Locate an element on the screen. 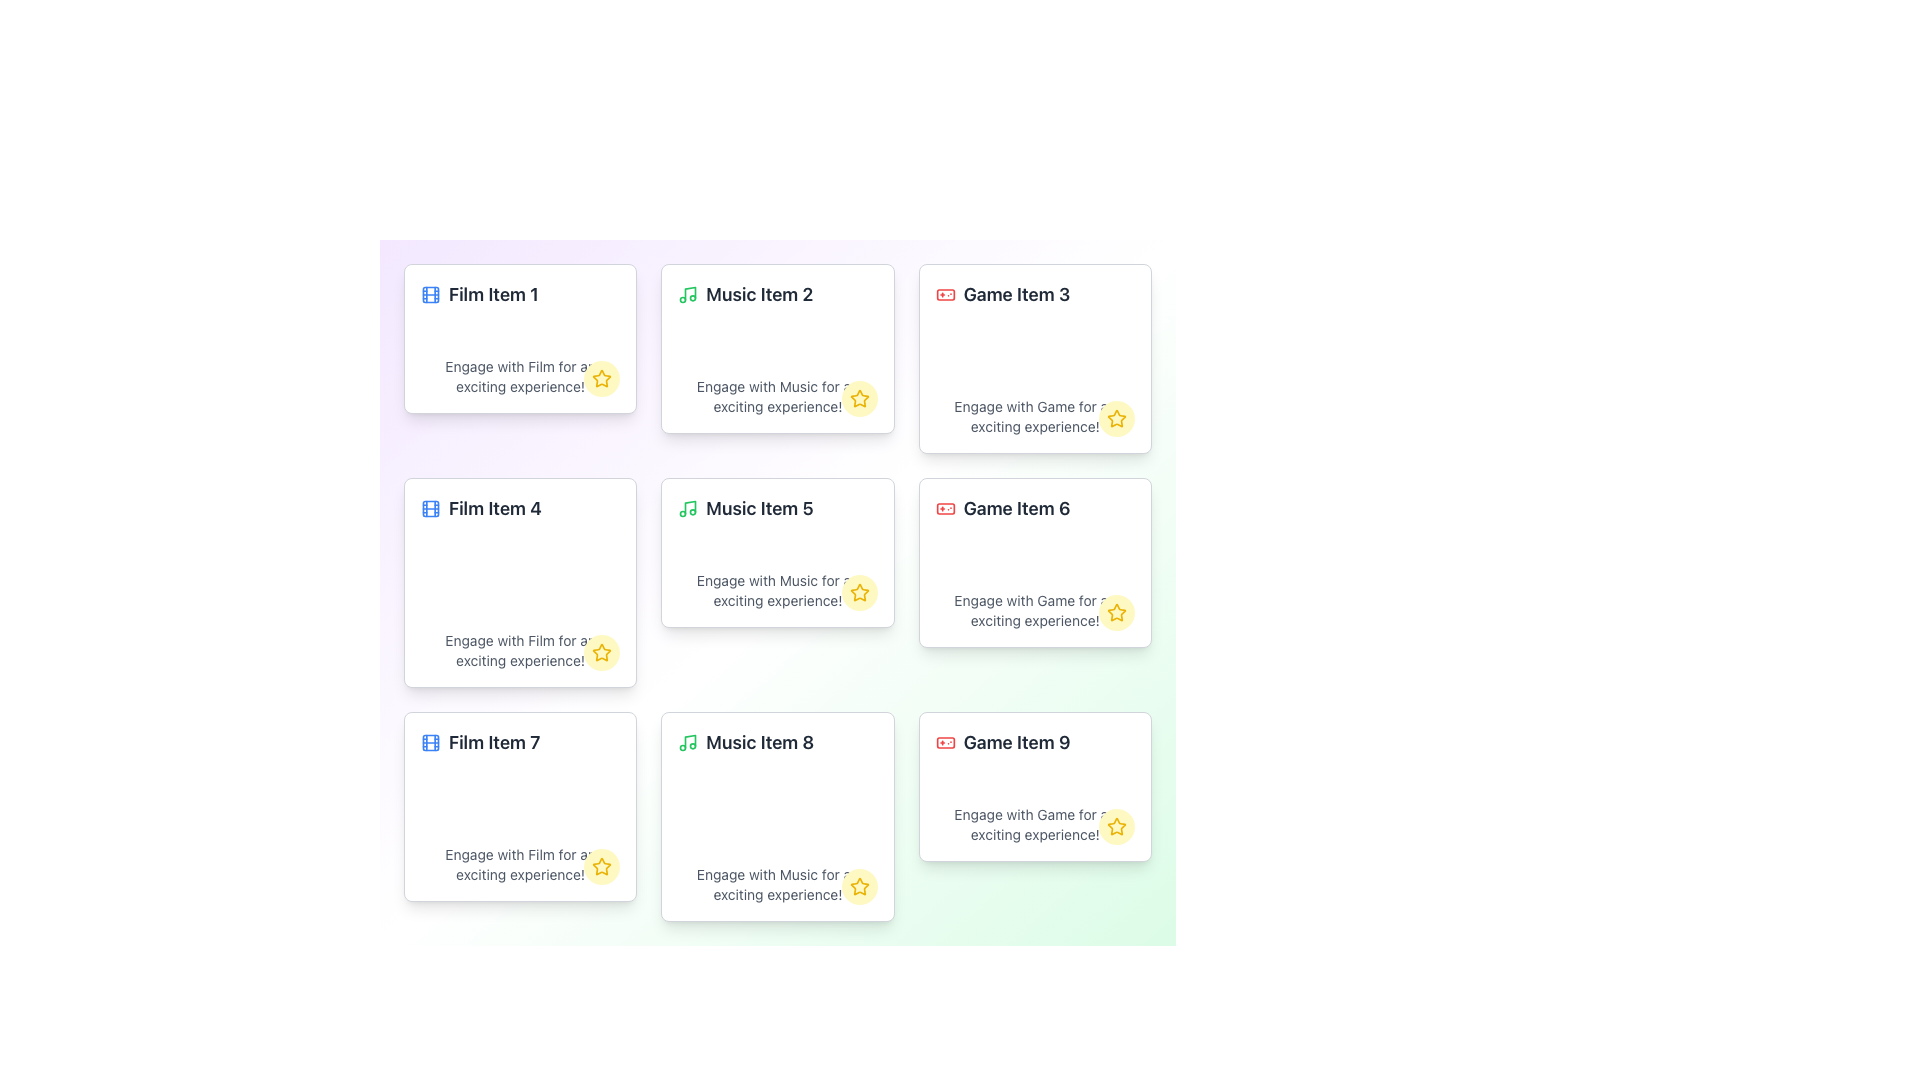  the small blue filmstrip icon preceding the text 'Film Item 1' in the first card is located at coordinates (430, 294).